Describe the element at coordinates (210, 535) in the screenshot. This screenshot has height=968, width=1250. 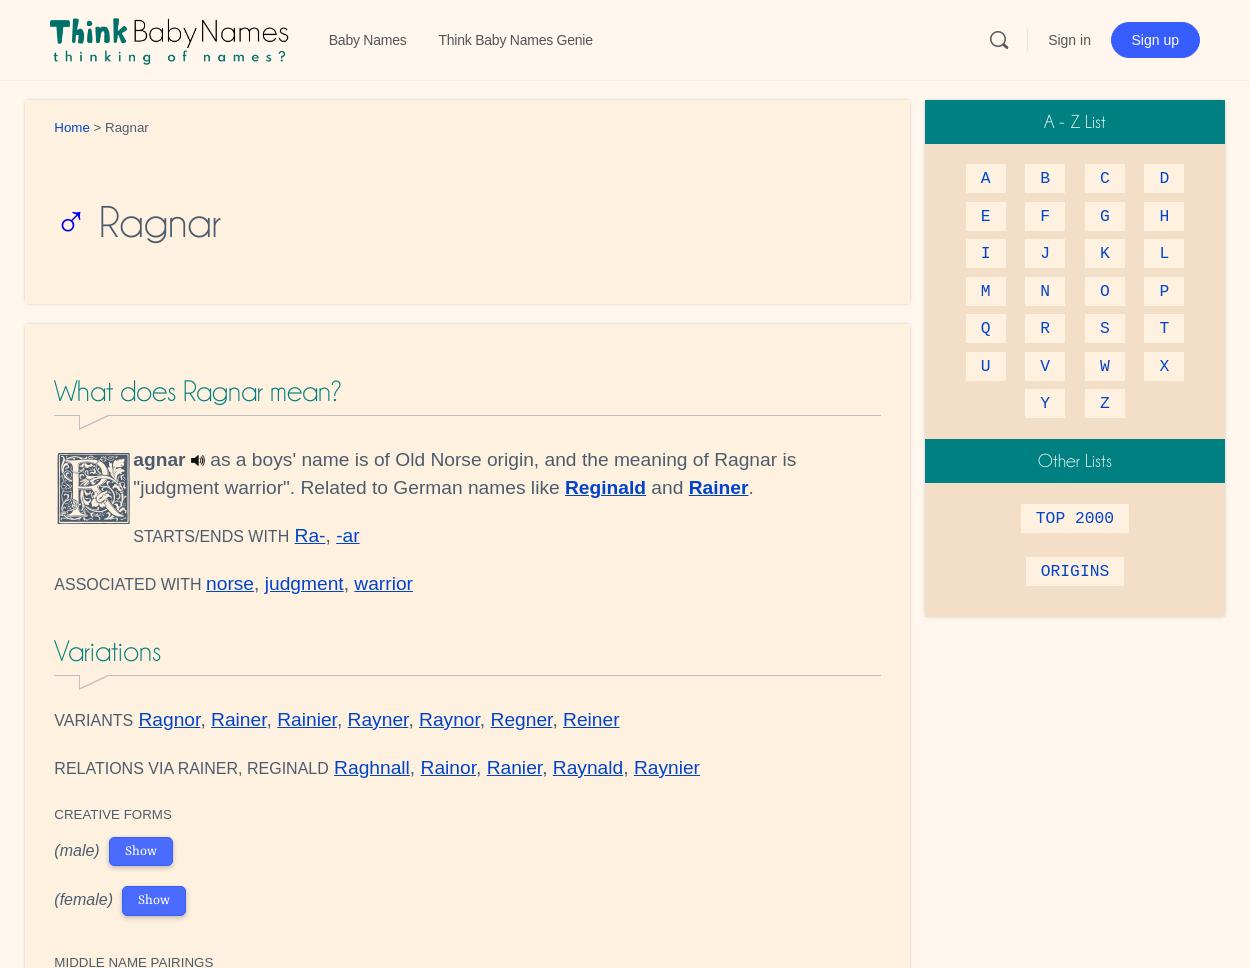
I see `'STARTS/ENDS WITH'` at that location.